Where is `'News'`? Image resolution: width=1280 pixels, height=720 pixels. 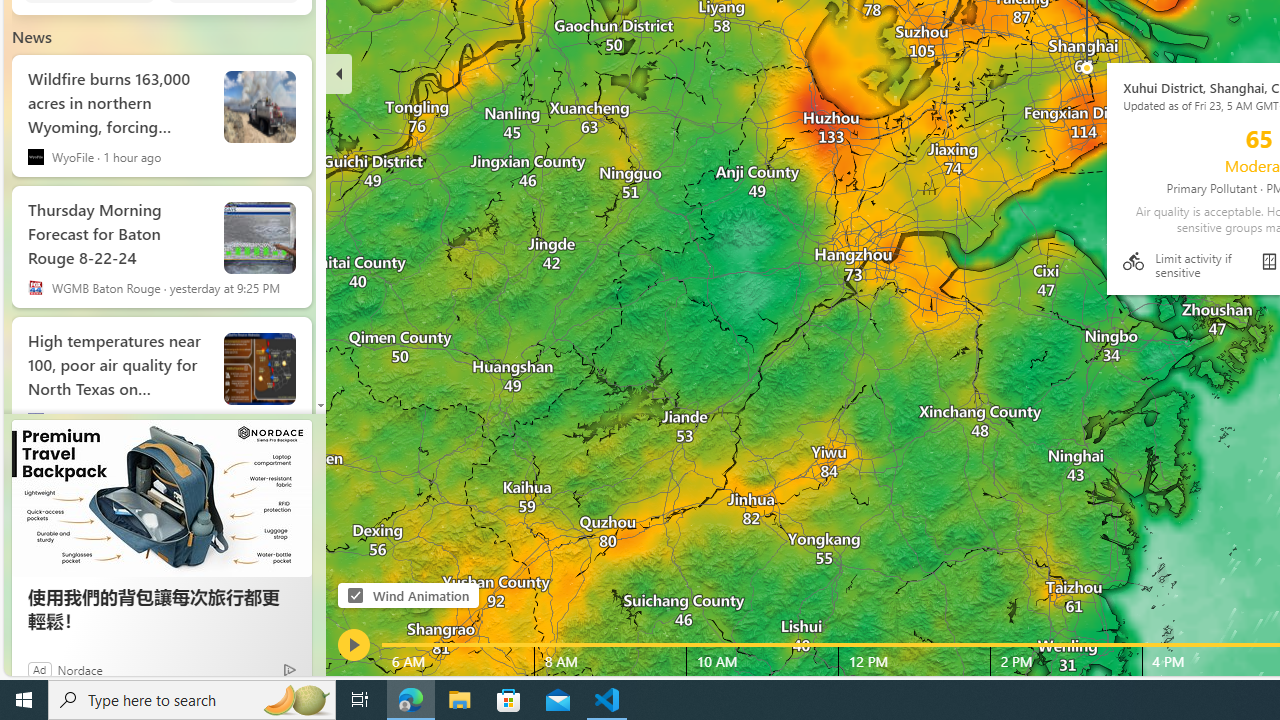
'News' is located at coordinates (32, 37).